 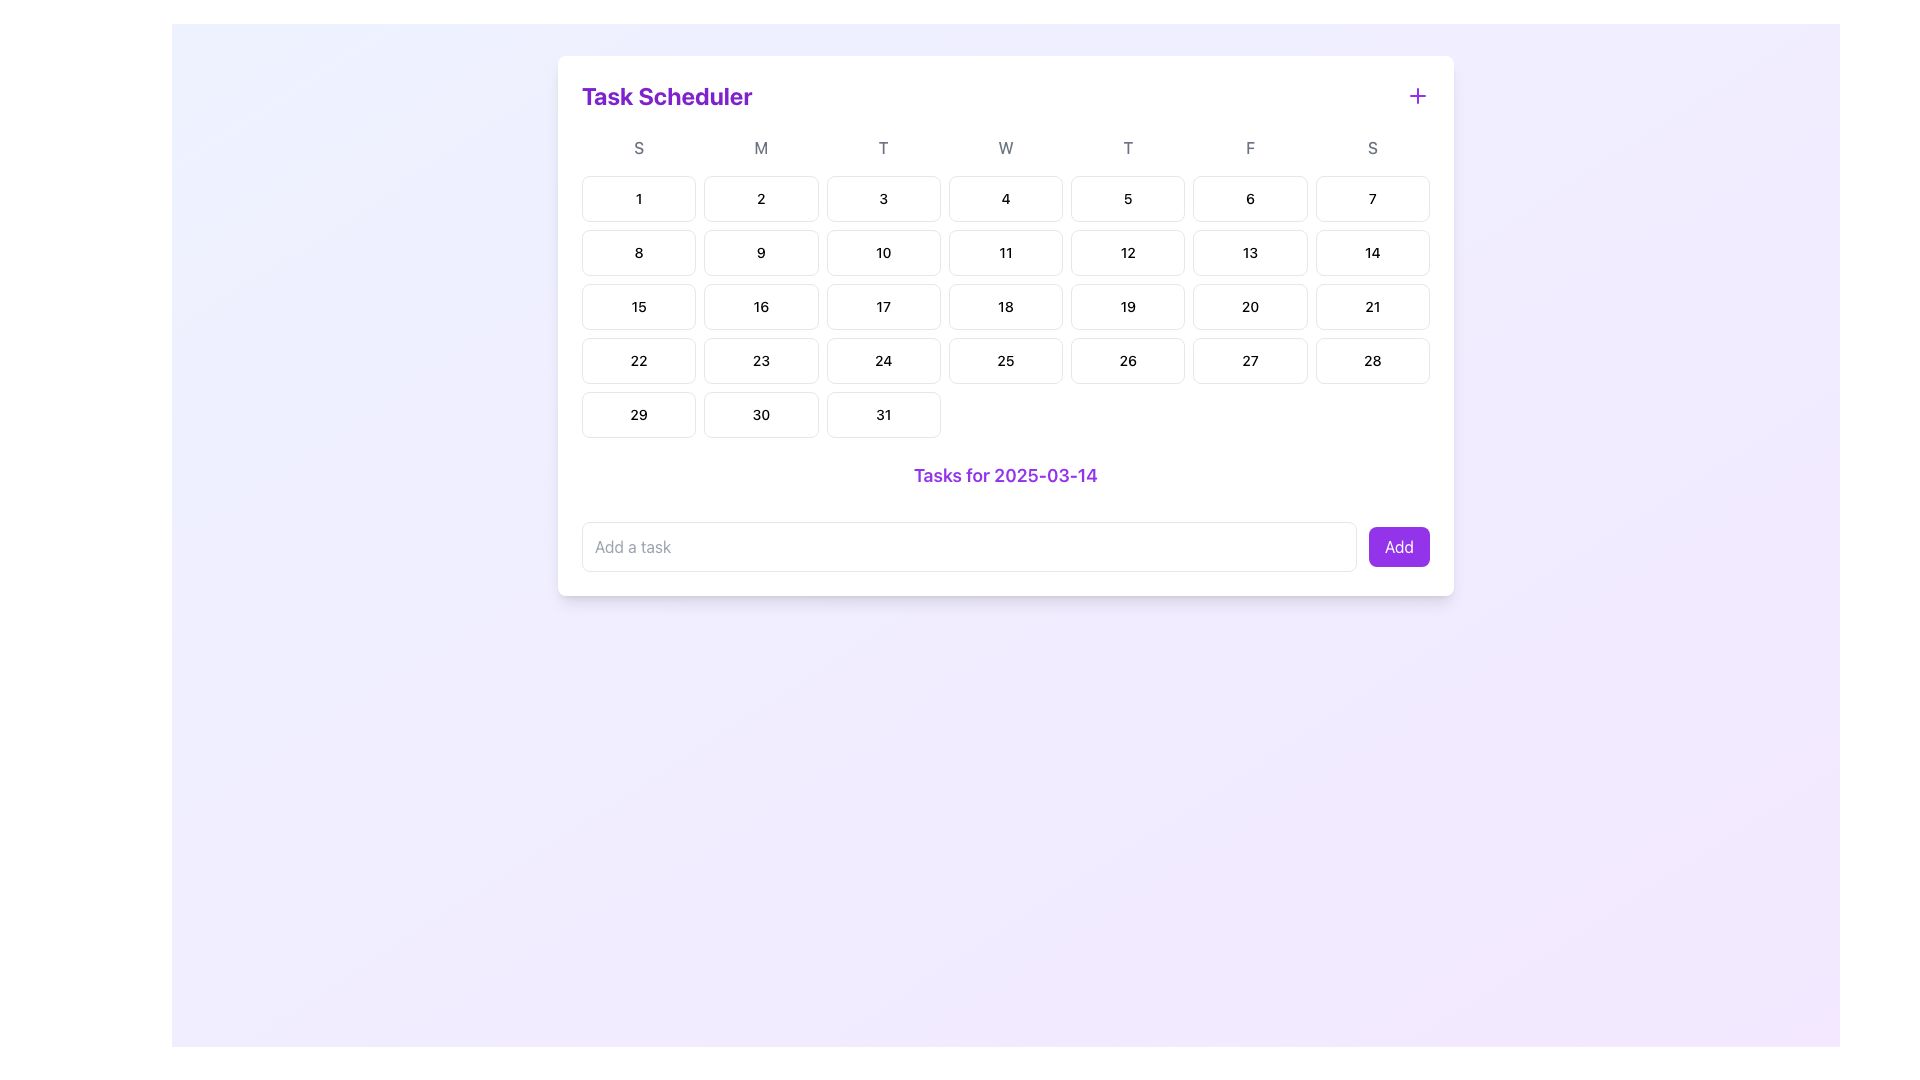 What do you see at coordinates (1371, 361) in the screenshot?
I see `the button labeled '28' in the last row and seventh column of the calendar grid` at bounding box center [1371, 361].